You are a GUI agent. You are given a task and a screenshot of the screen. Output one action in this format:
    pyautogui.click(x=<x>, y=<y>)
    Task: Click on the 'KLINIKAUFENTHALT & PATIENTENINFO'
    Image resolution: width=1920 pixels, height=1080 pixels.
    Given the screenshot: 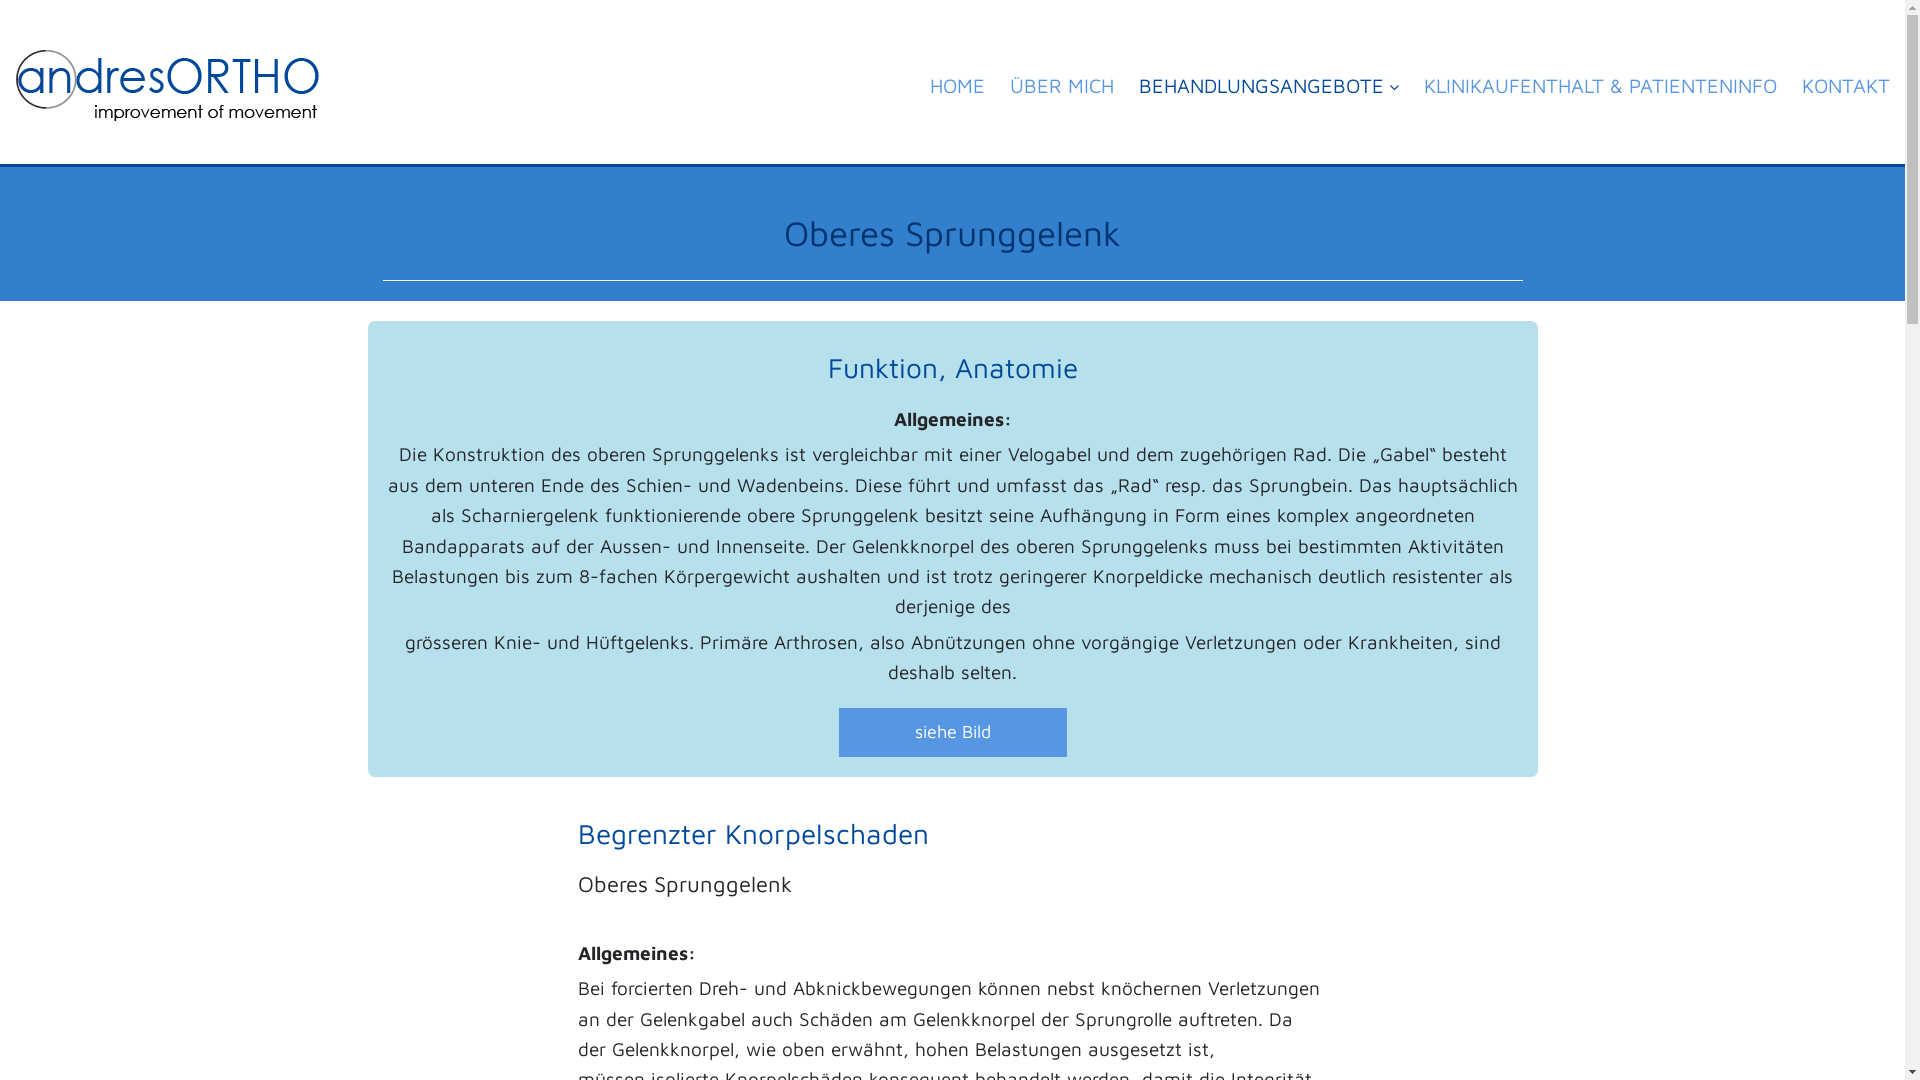 What is the action you would take?
    pyautogui.click(x=1600, y=96)
    